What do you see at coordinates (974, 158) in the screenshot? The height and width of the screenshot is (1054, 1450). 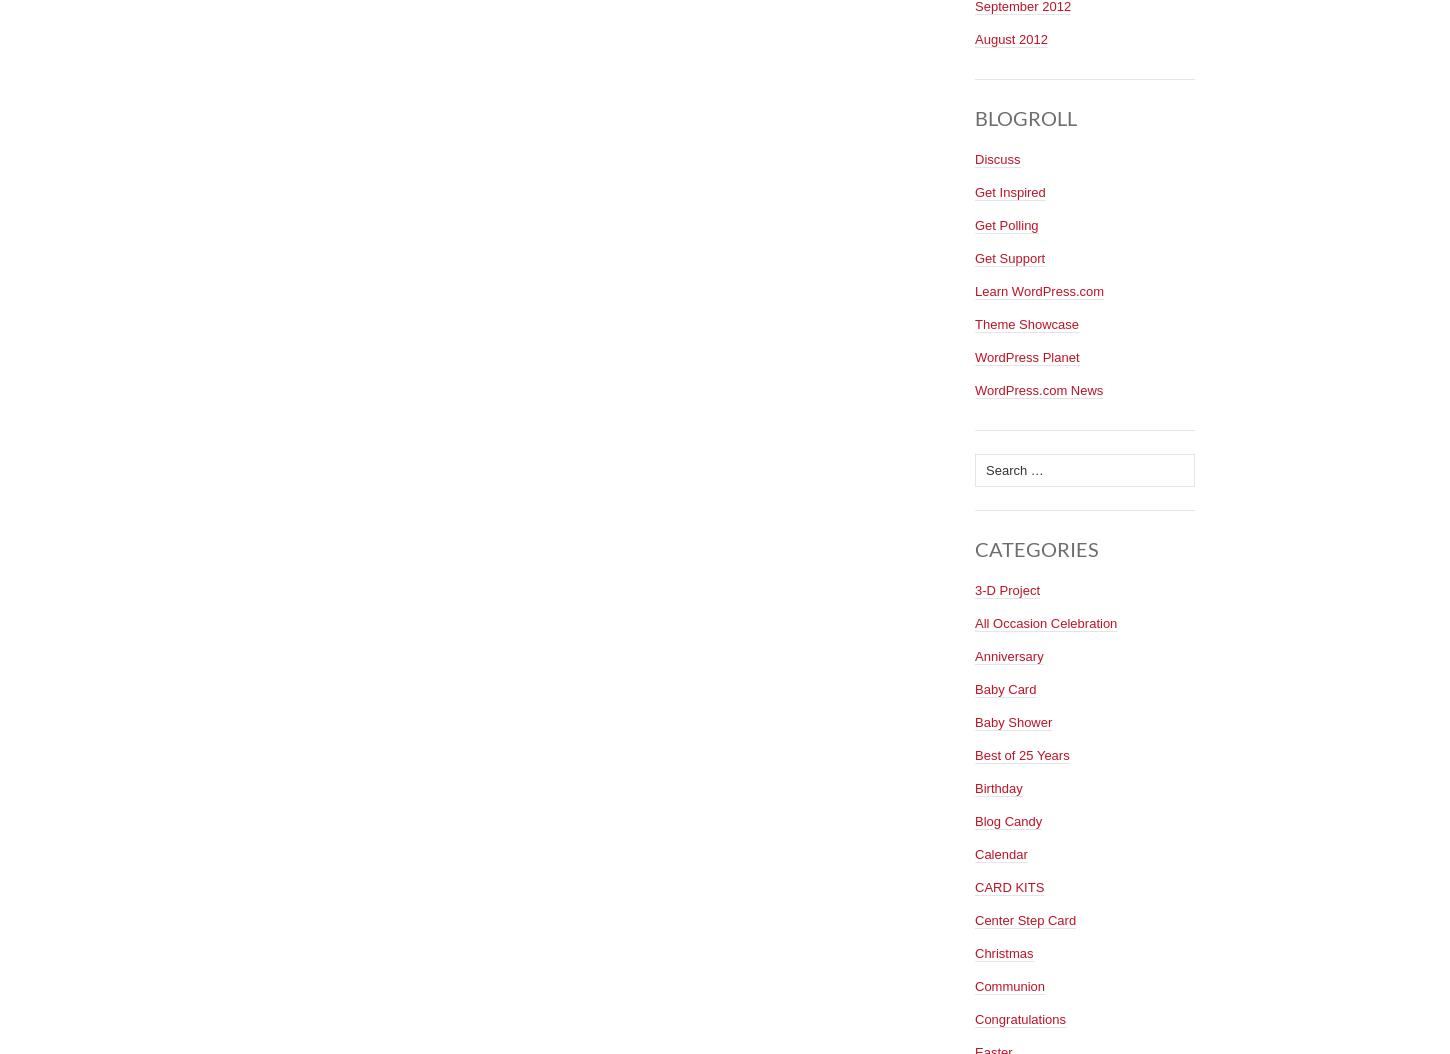 I see `'Discuss'` at bounding box center [974, 158].